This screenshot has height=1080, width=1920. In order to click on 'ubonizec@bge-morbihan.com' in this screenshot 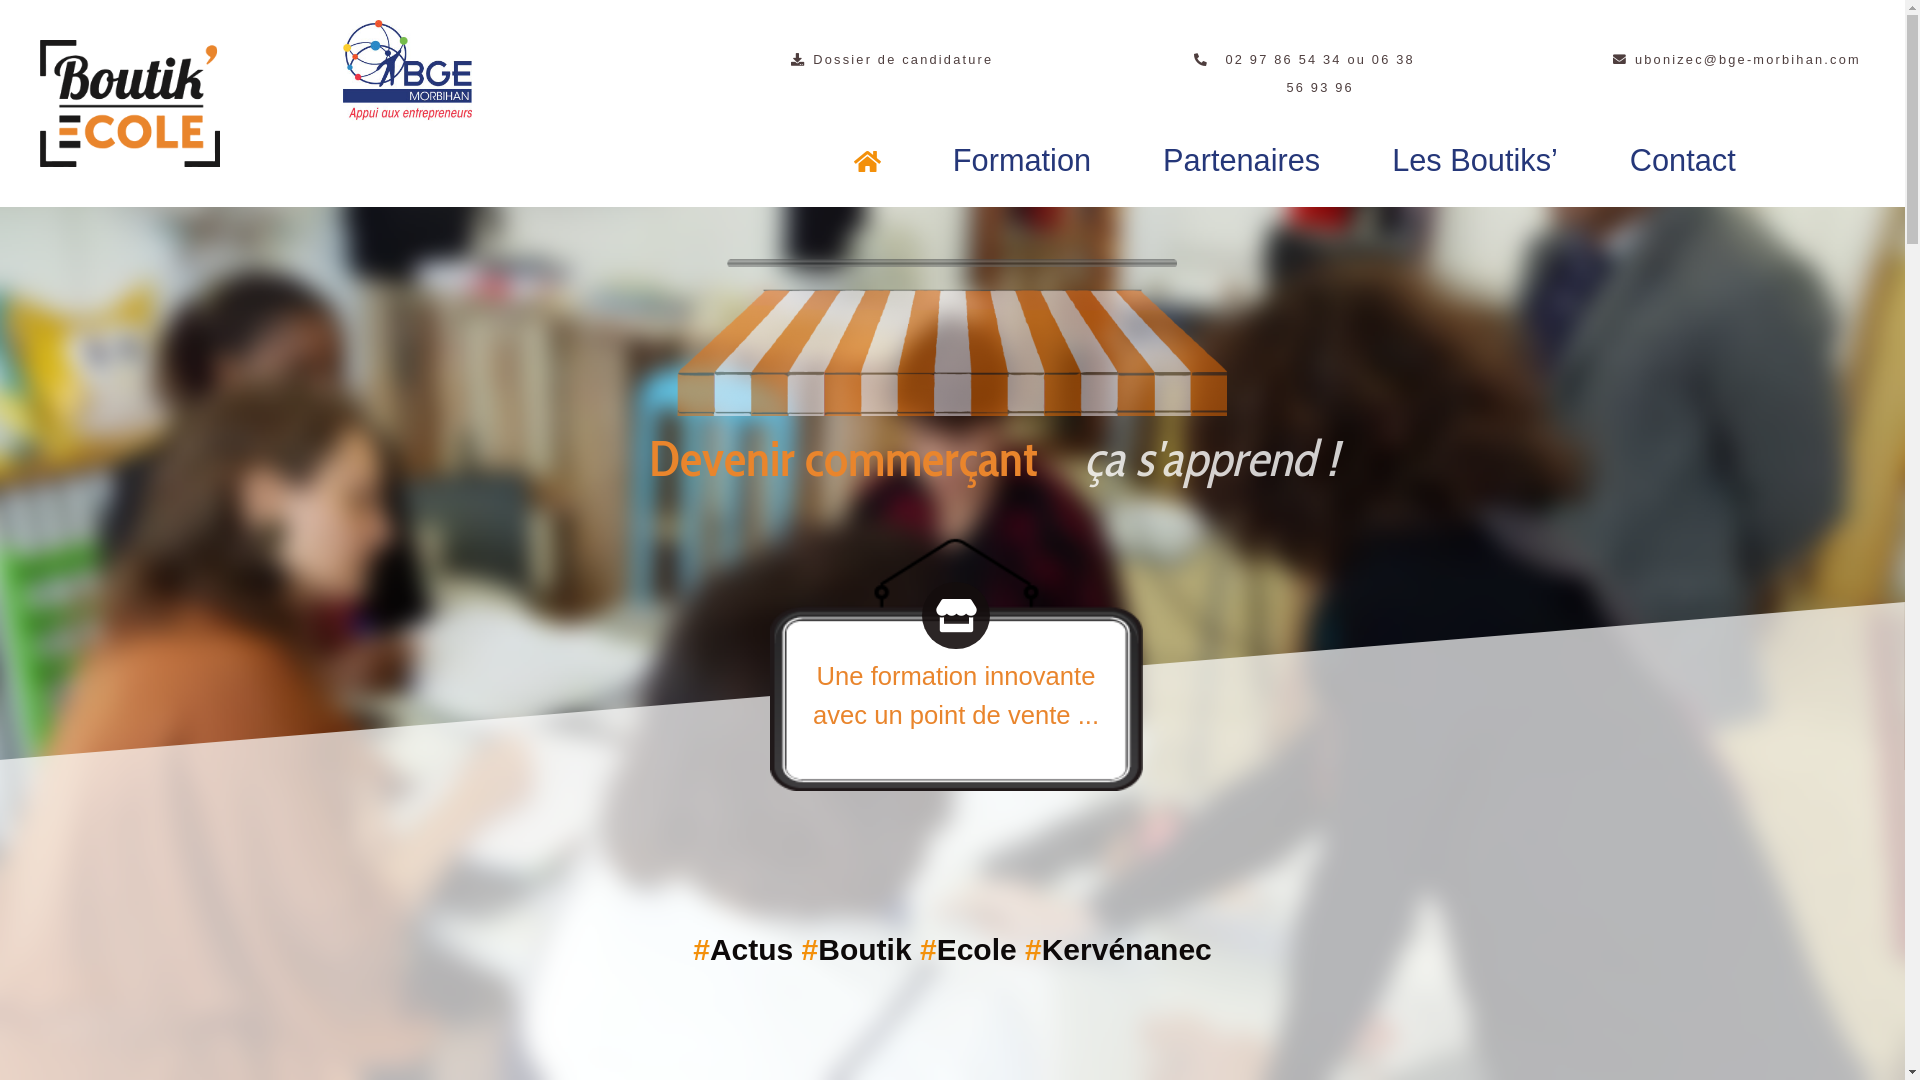, I will do `click(1736, 59)`.